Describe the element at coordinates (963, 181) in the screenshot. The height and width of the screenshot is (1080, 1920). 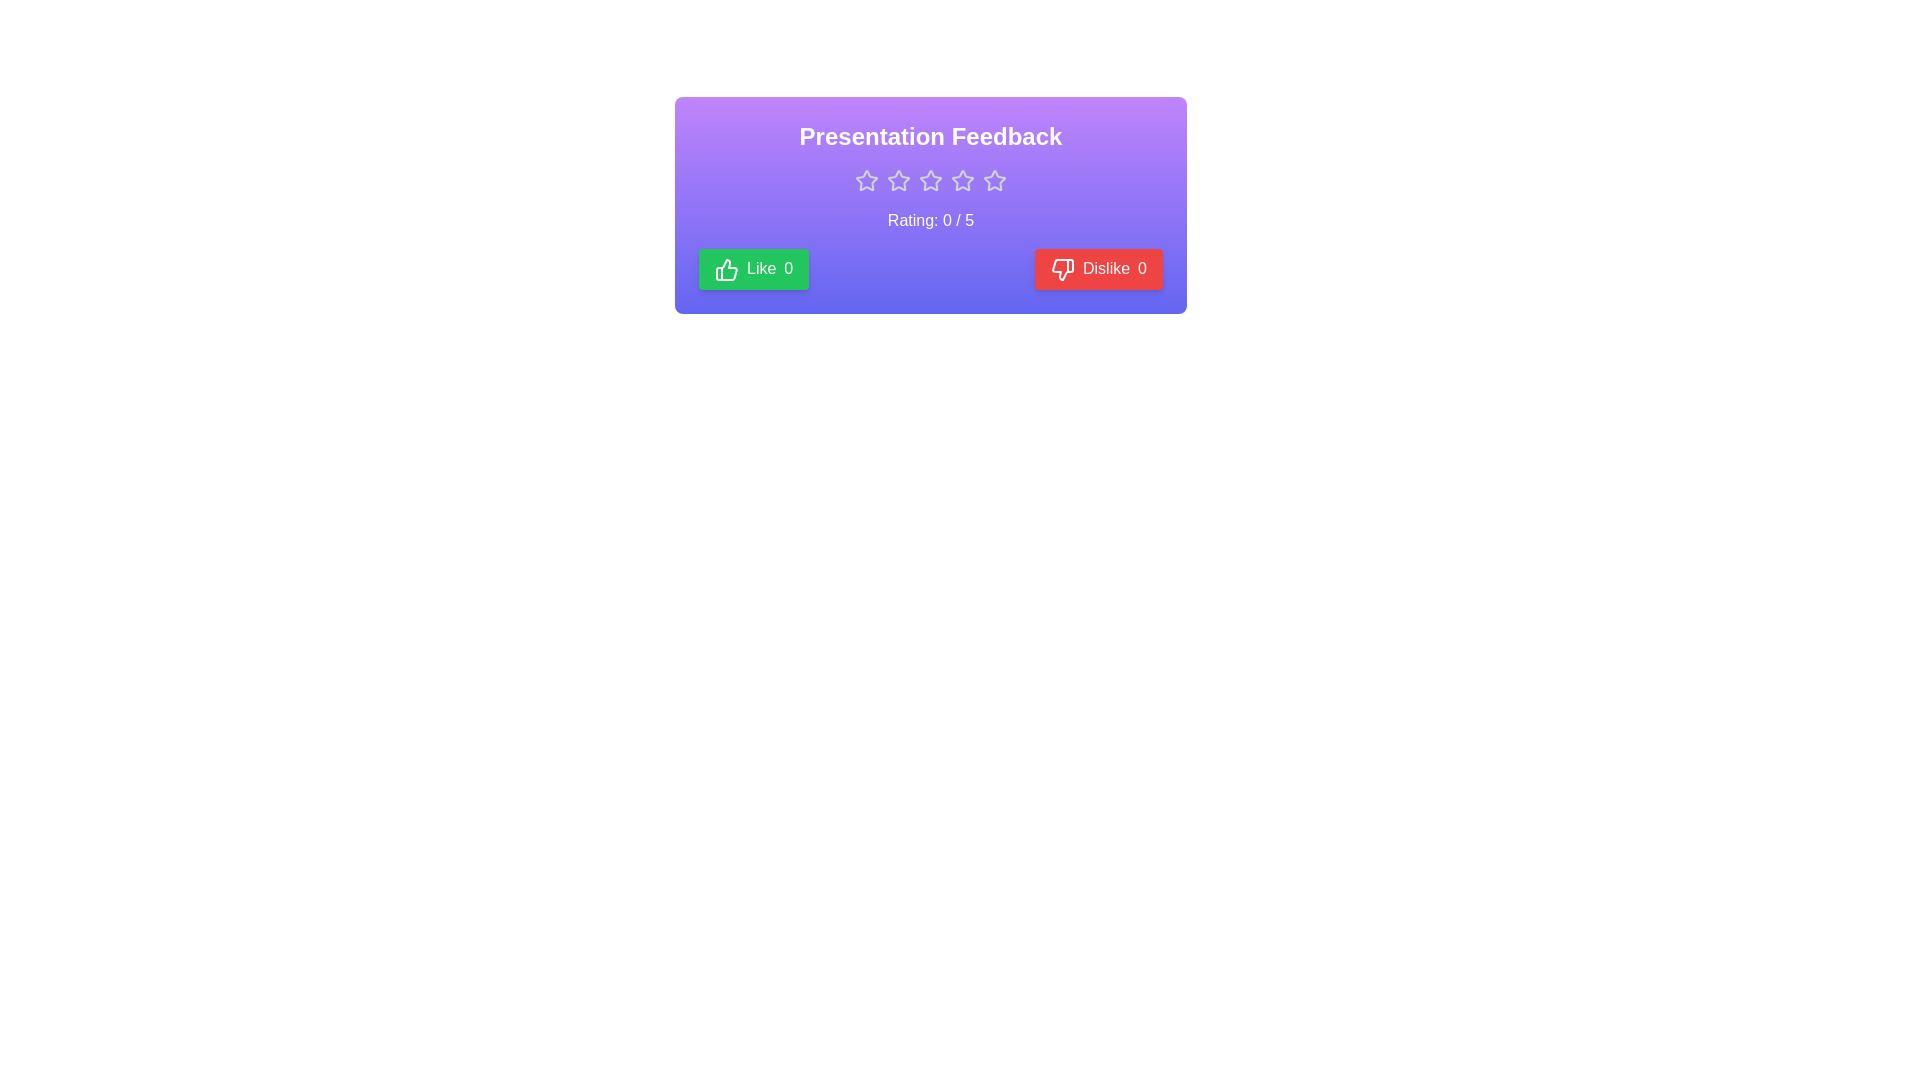
I see `the rating to 4 stars by clicking on the corresponding star` at that location.